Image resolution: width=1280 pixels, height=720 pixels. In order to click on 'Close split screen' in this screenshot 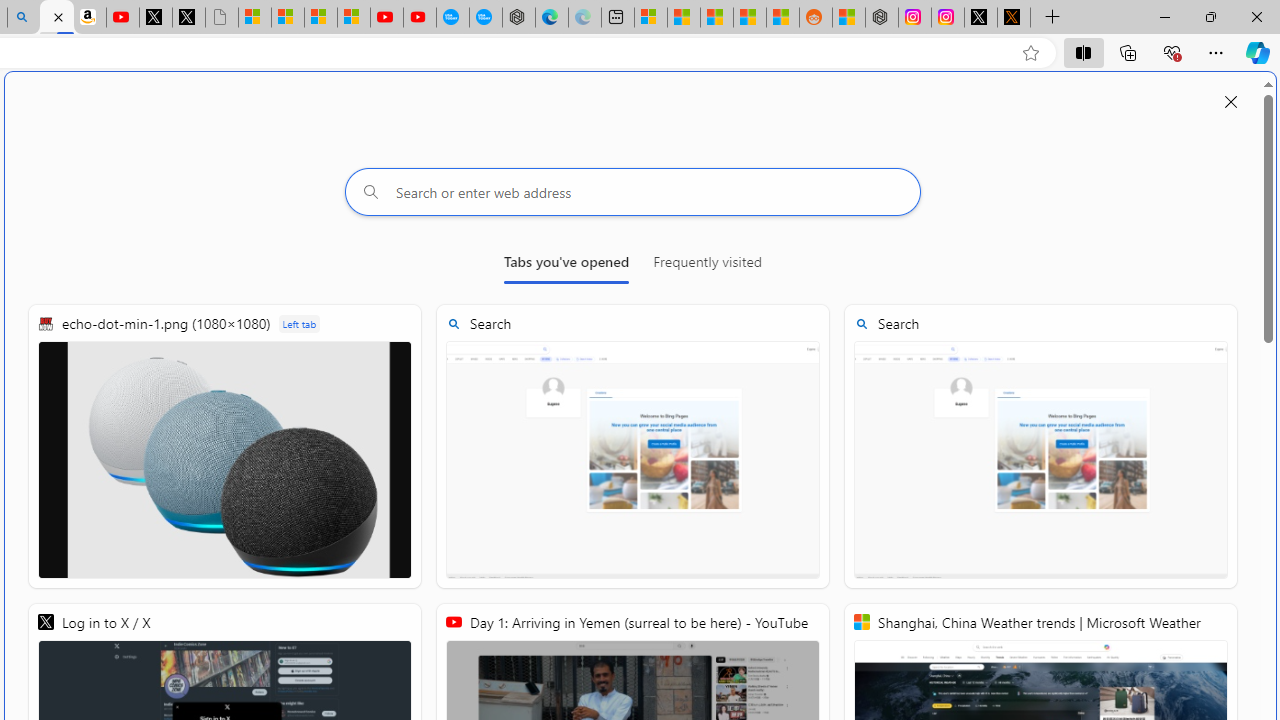, I will do `click(1230, 102)`.